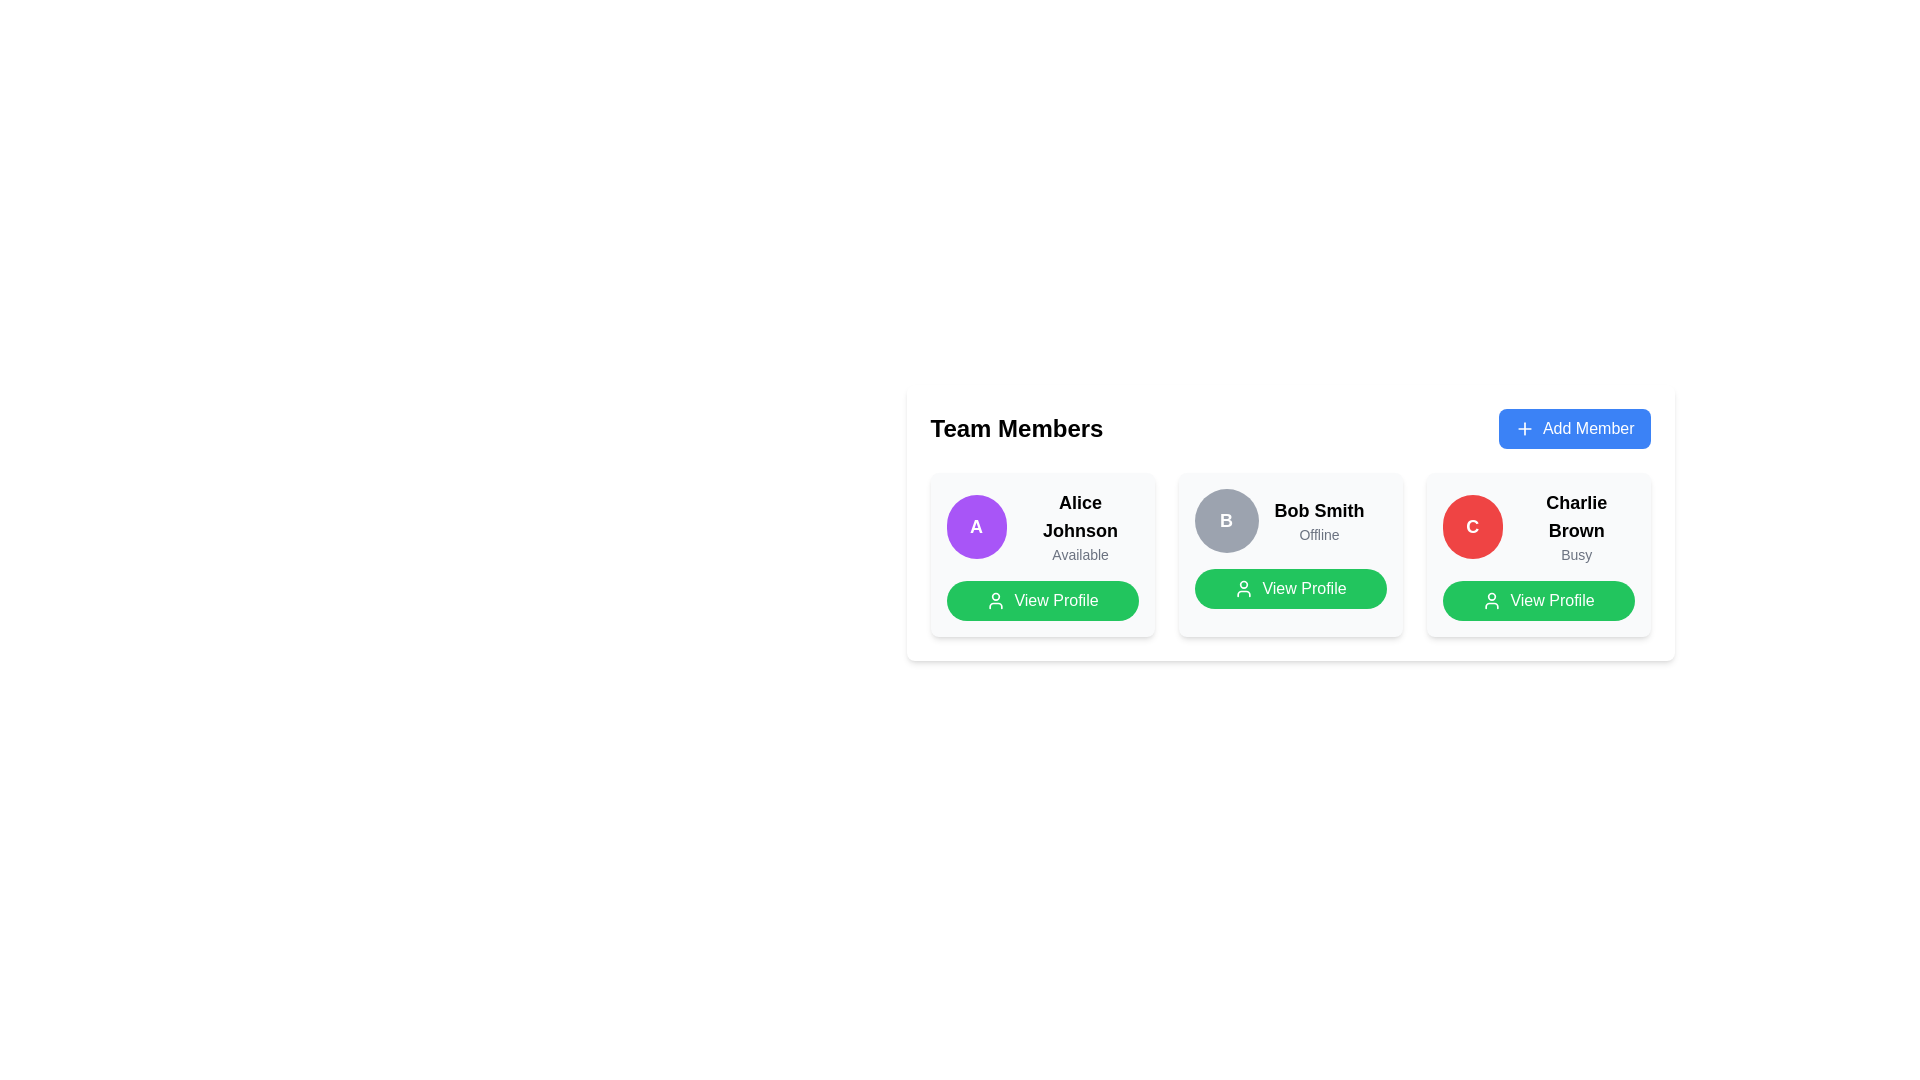 This screenshot has width=1920, height=1080. What do you see at coordinates (1537, 600) in the screenshot?
I see `the 'View Profile' button with a green background and white text, located at the bottom of the card for 'Charlie Brown'` at bounding box center [1537, 600].